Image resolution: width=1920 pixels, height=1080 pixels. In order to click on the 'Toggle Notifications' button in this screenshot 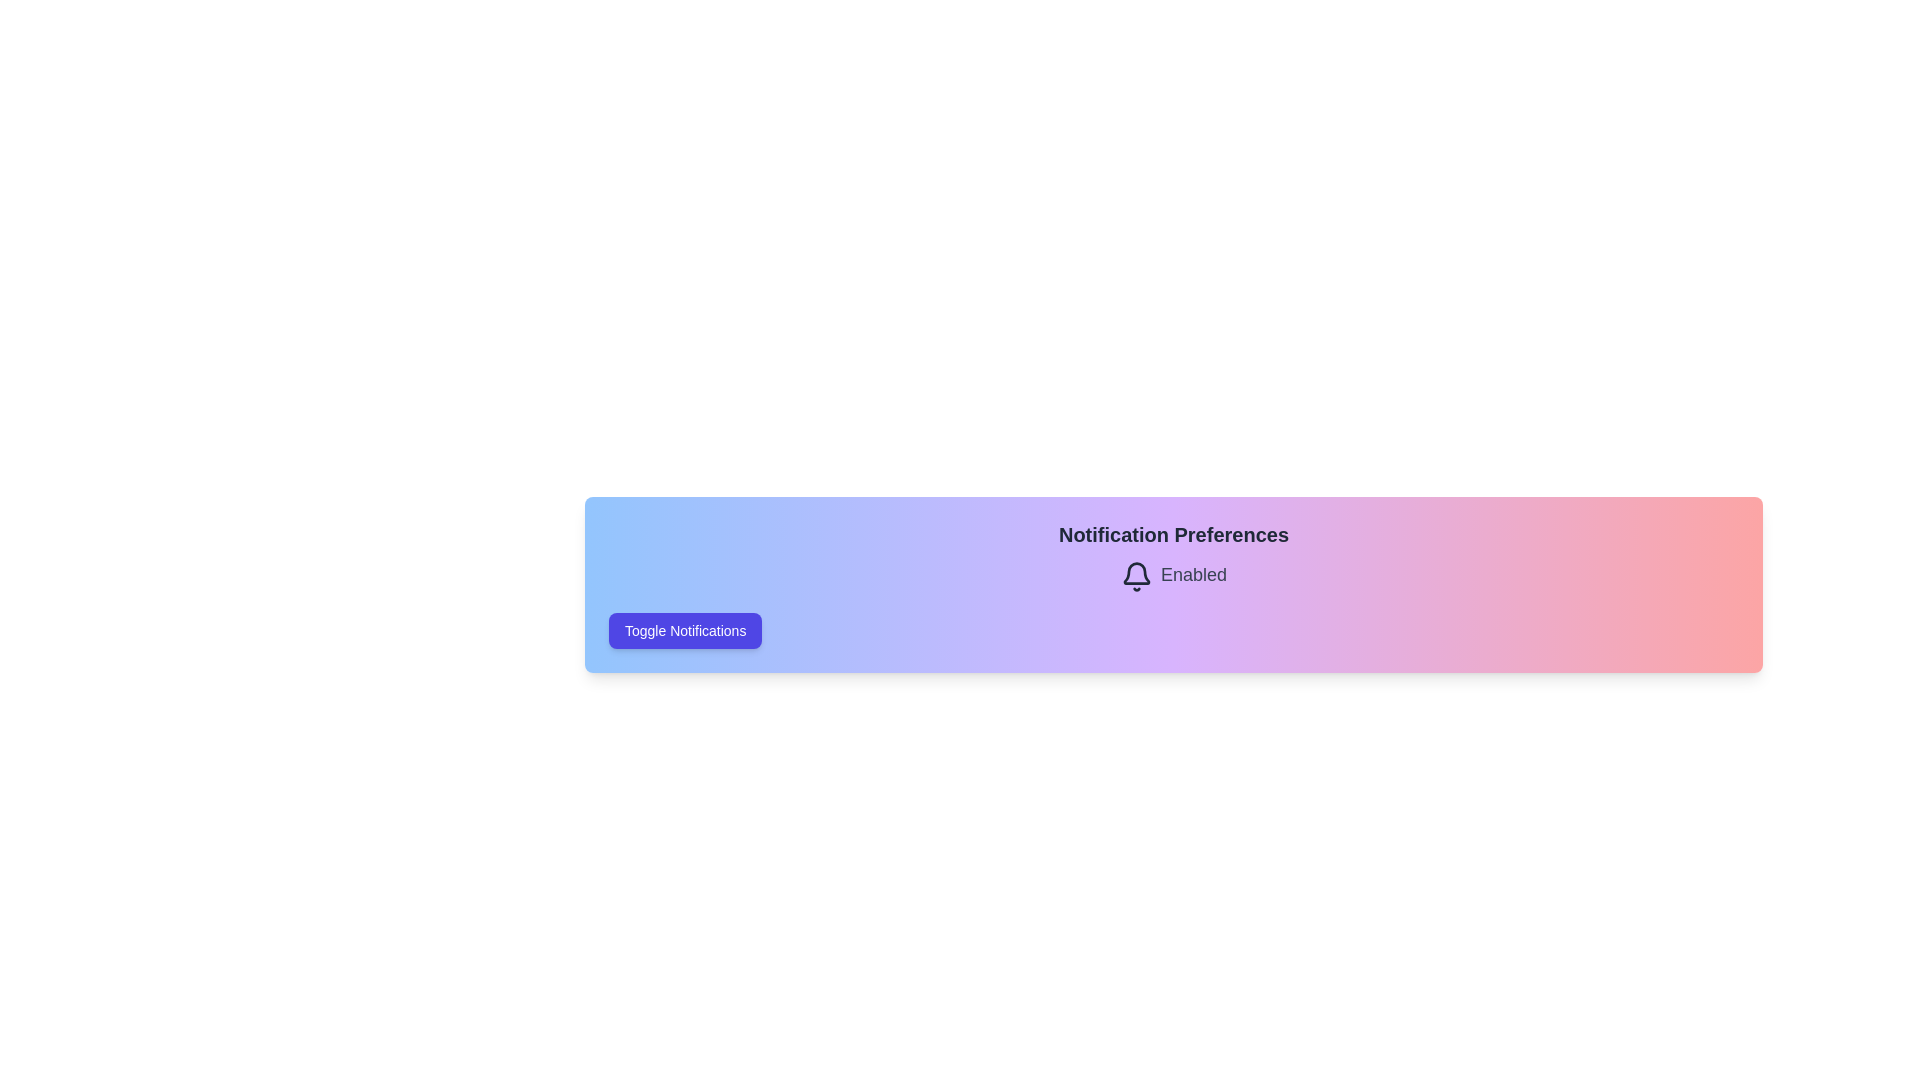, I will do `click(685, 631)`.